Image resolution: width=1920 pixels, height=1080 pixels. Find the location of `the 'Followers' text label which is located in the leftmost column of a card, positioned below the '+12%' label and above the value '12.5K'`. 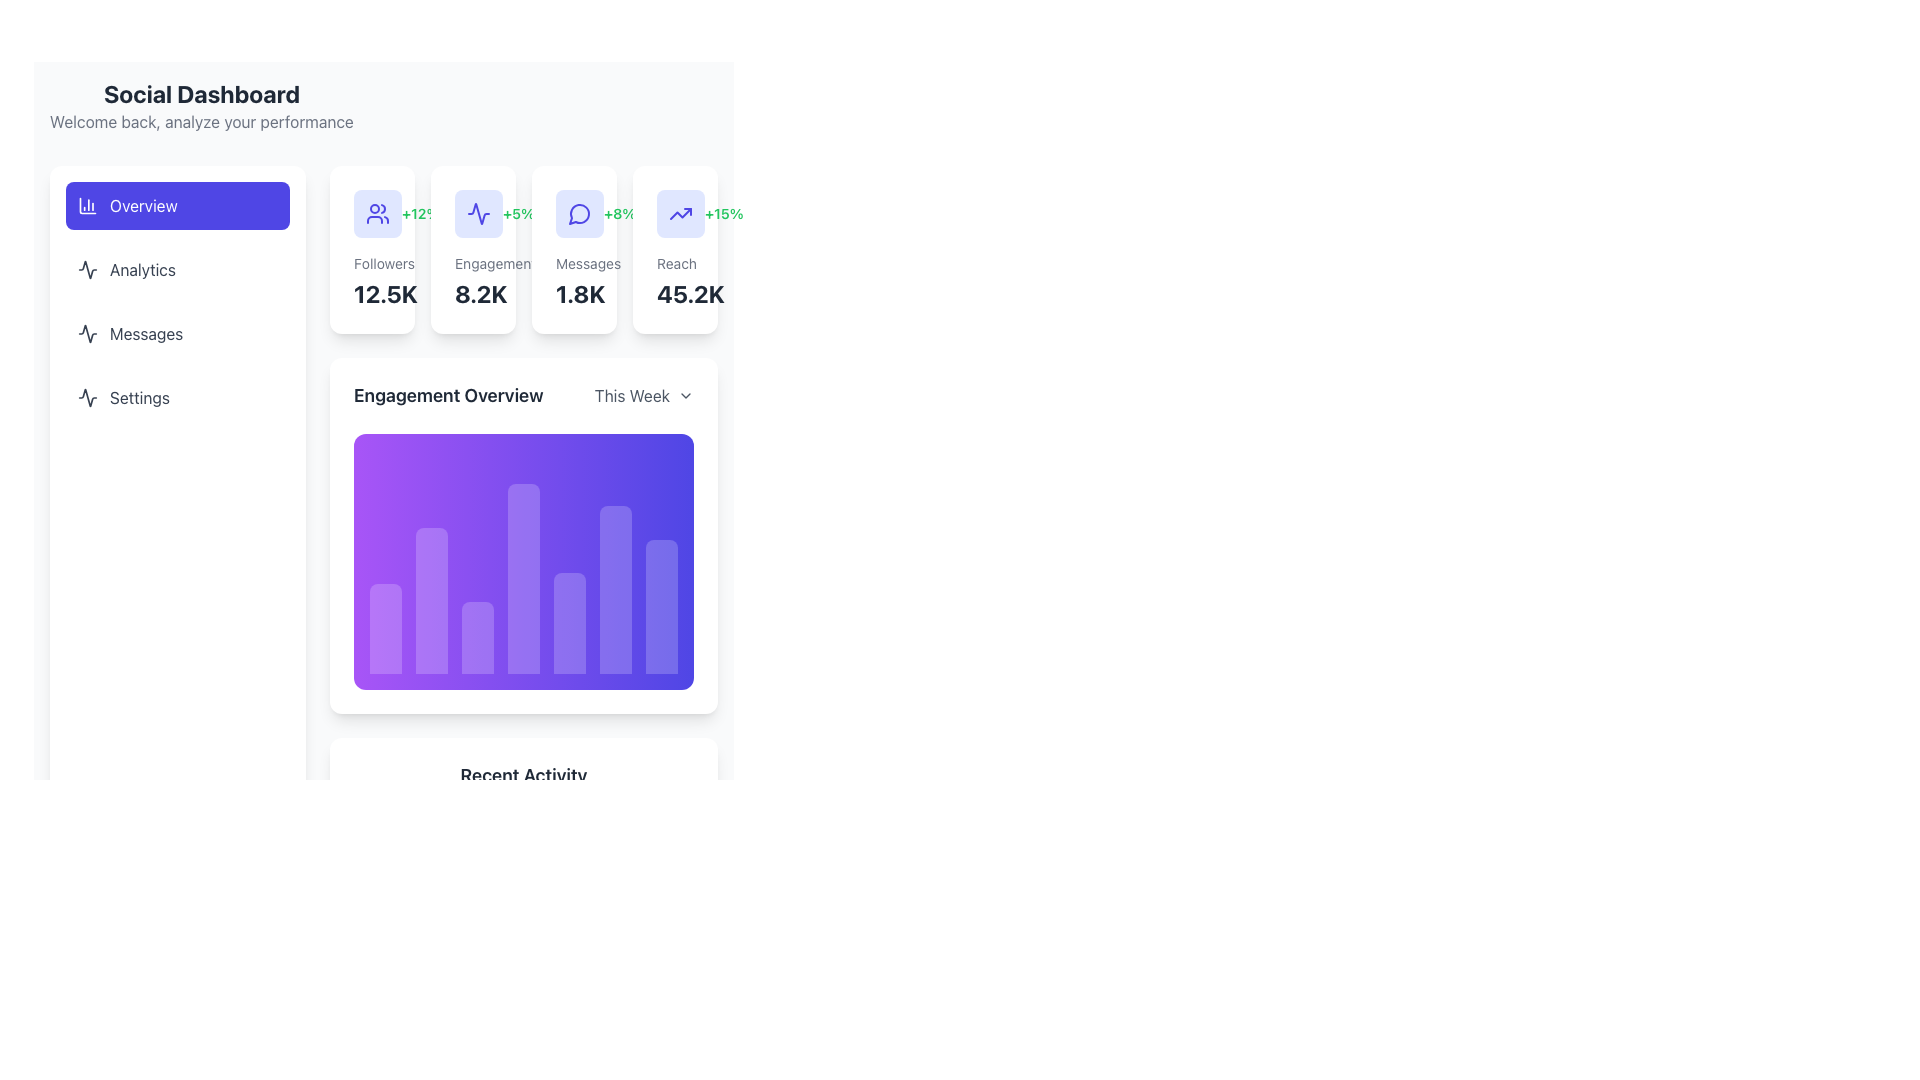

the 'Followers' text label which is located in the leftmost column of a card, positioned below the '+12%' label and above the value '12.5K' is located at coordinates (372, 262).